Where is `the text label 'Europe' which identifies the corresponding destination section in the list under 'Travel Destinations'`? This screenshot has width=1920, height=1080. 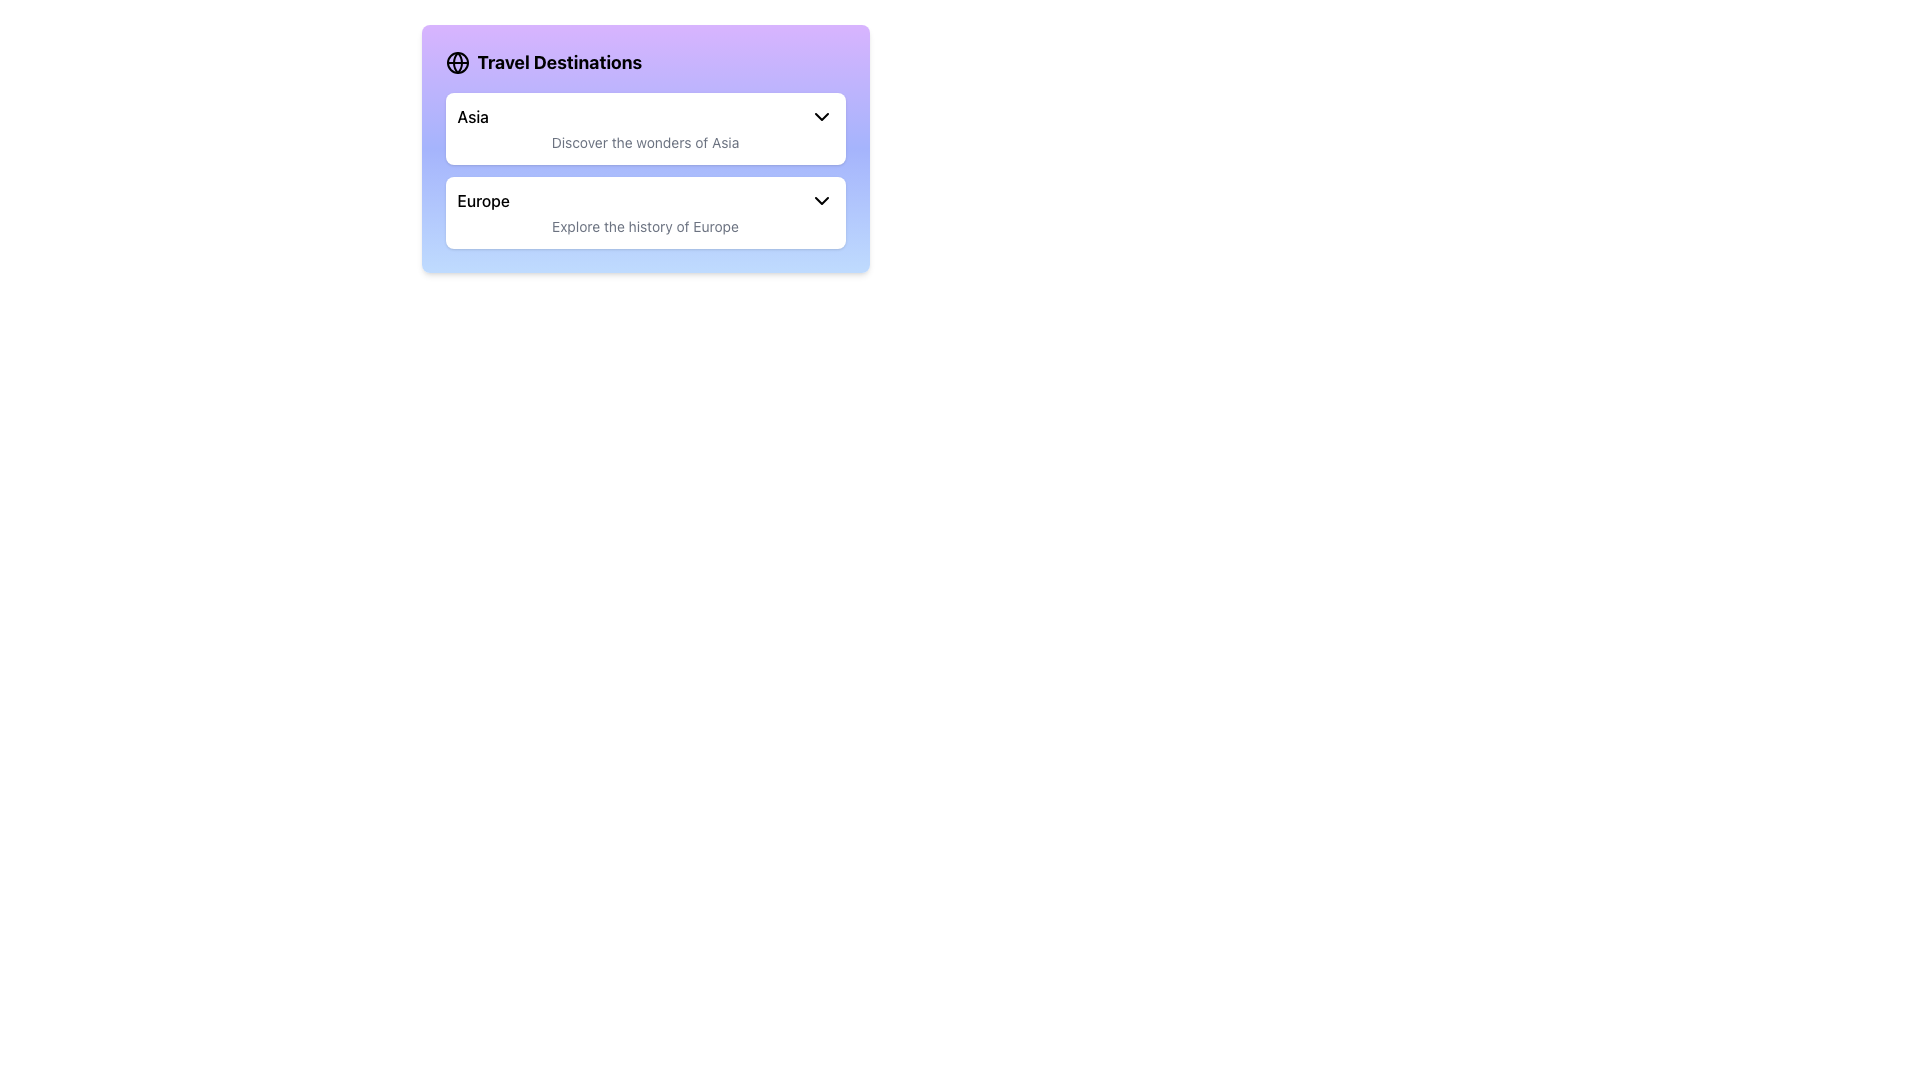
the text label 'Europe' which identifies the corresponding destination section in the list under 'Travel Destinations' is located at coordinates (483, 200).